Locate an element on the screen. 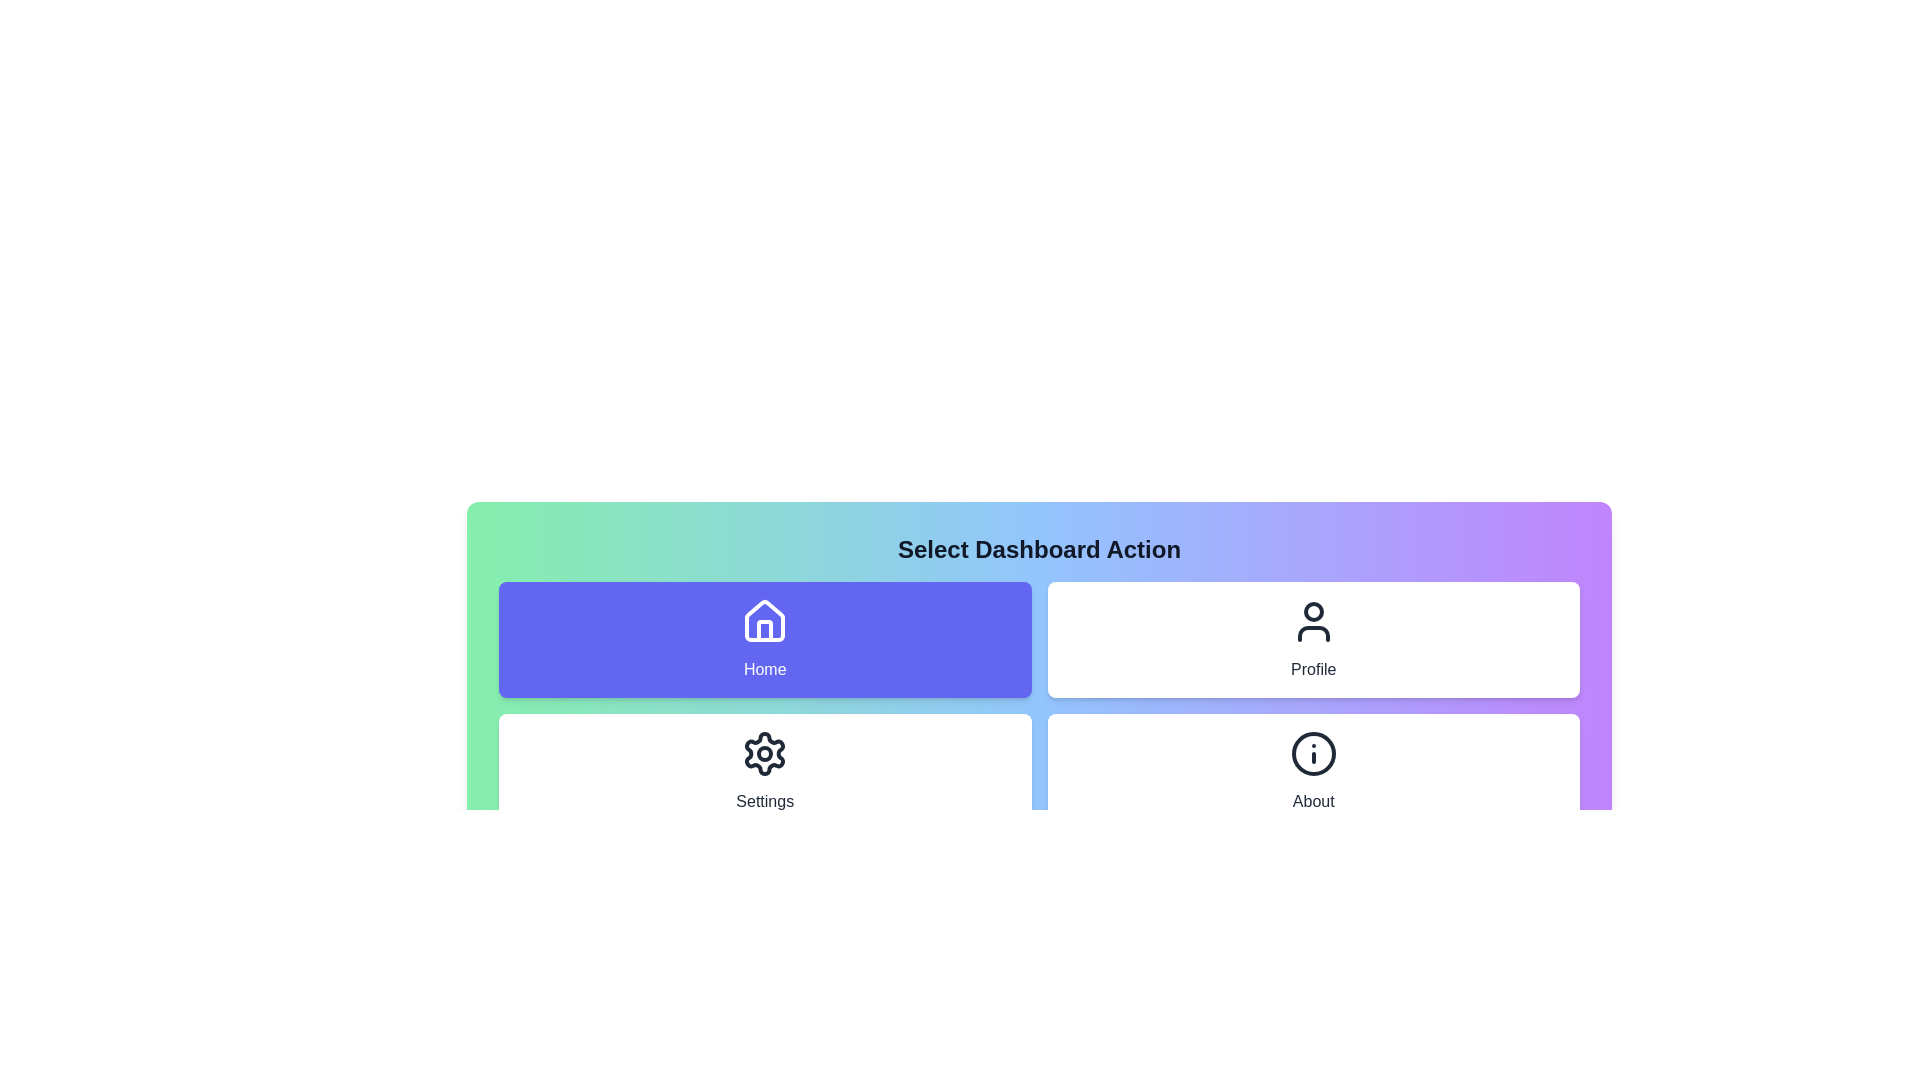 This screenshot has width=1920, height=1080. the About button to observe its visual effect is located at coordinates (1314, 770).